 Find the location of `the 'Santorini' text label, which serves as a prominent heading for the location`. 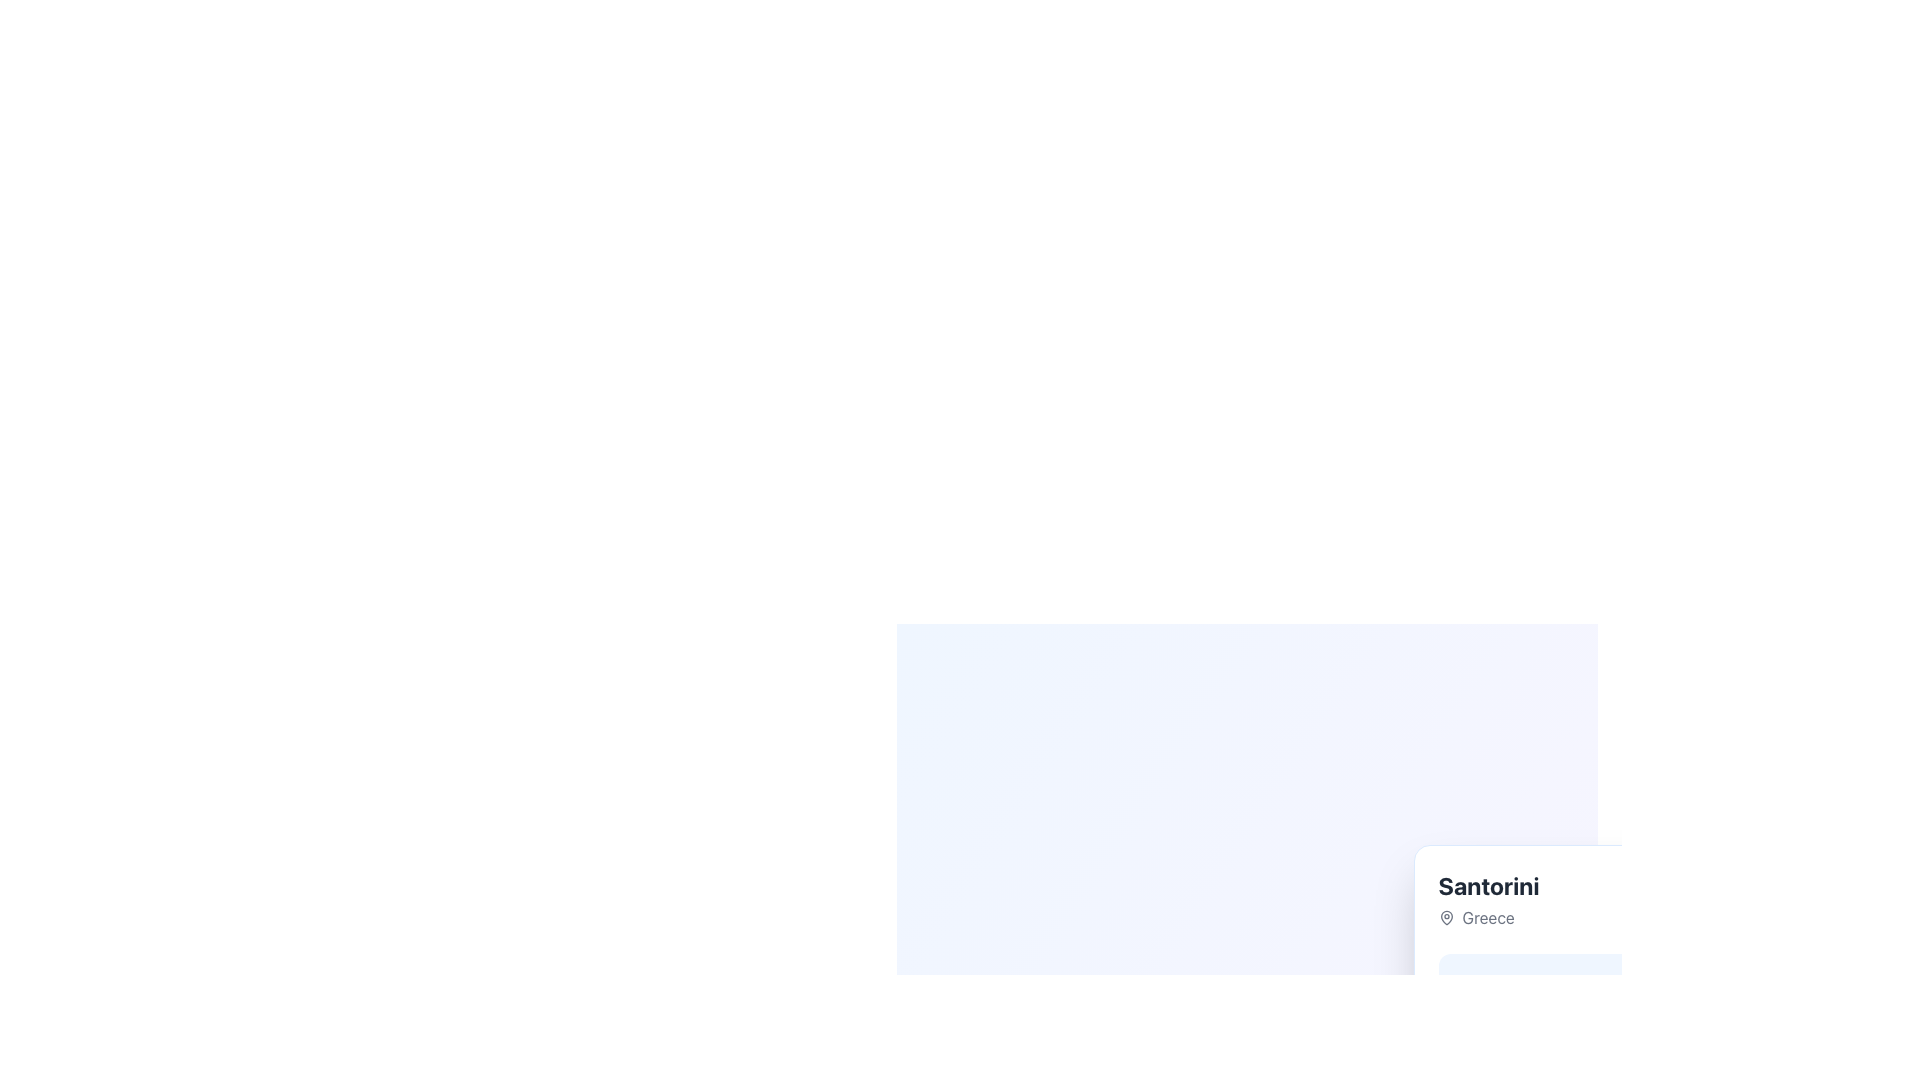

the 'Santorini' text label, which serves as a prominent heading for the location is located at coordinates (1488, 885).